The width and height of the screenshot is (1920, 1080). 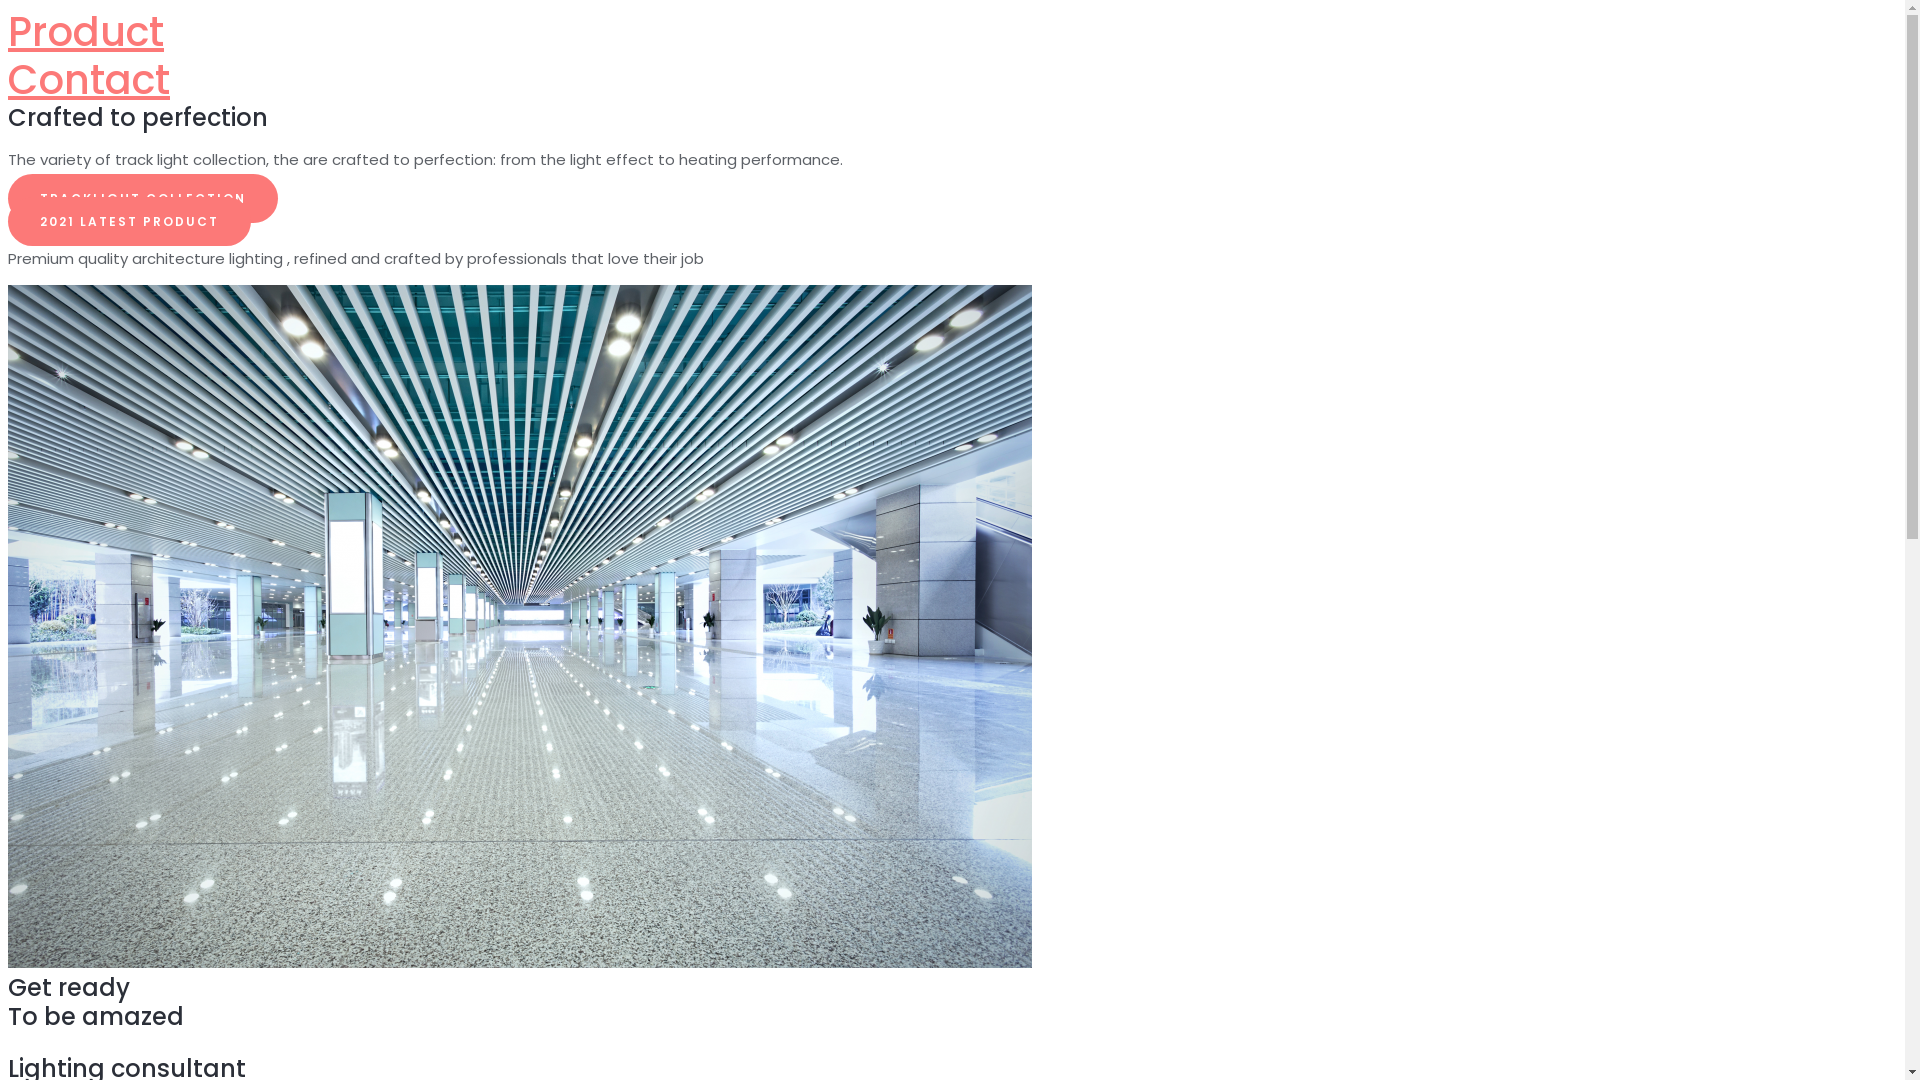 I want to click on 'Contact', so click(x=88, y=79).